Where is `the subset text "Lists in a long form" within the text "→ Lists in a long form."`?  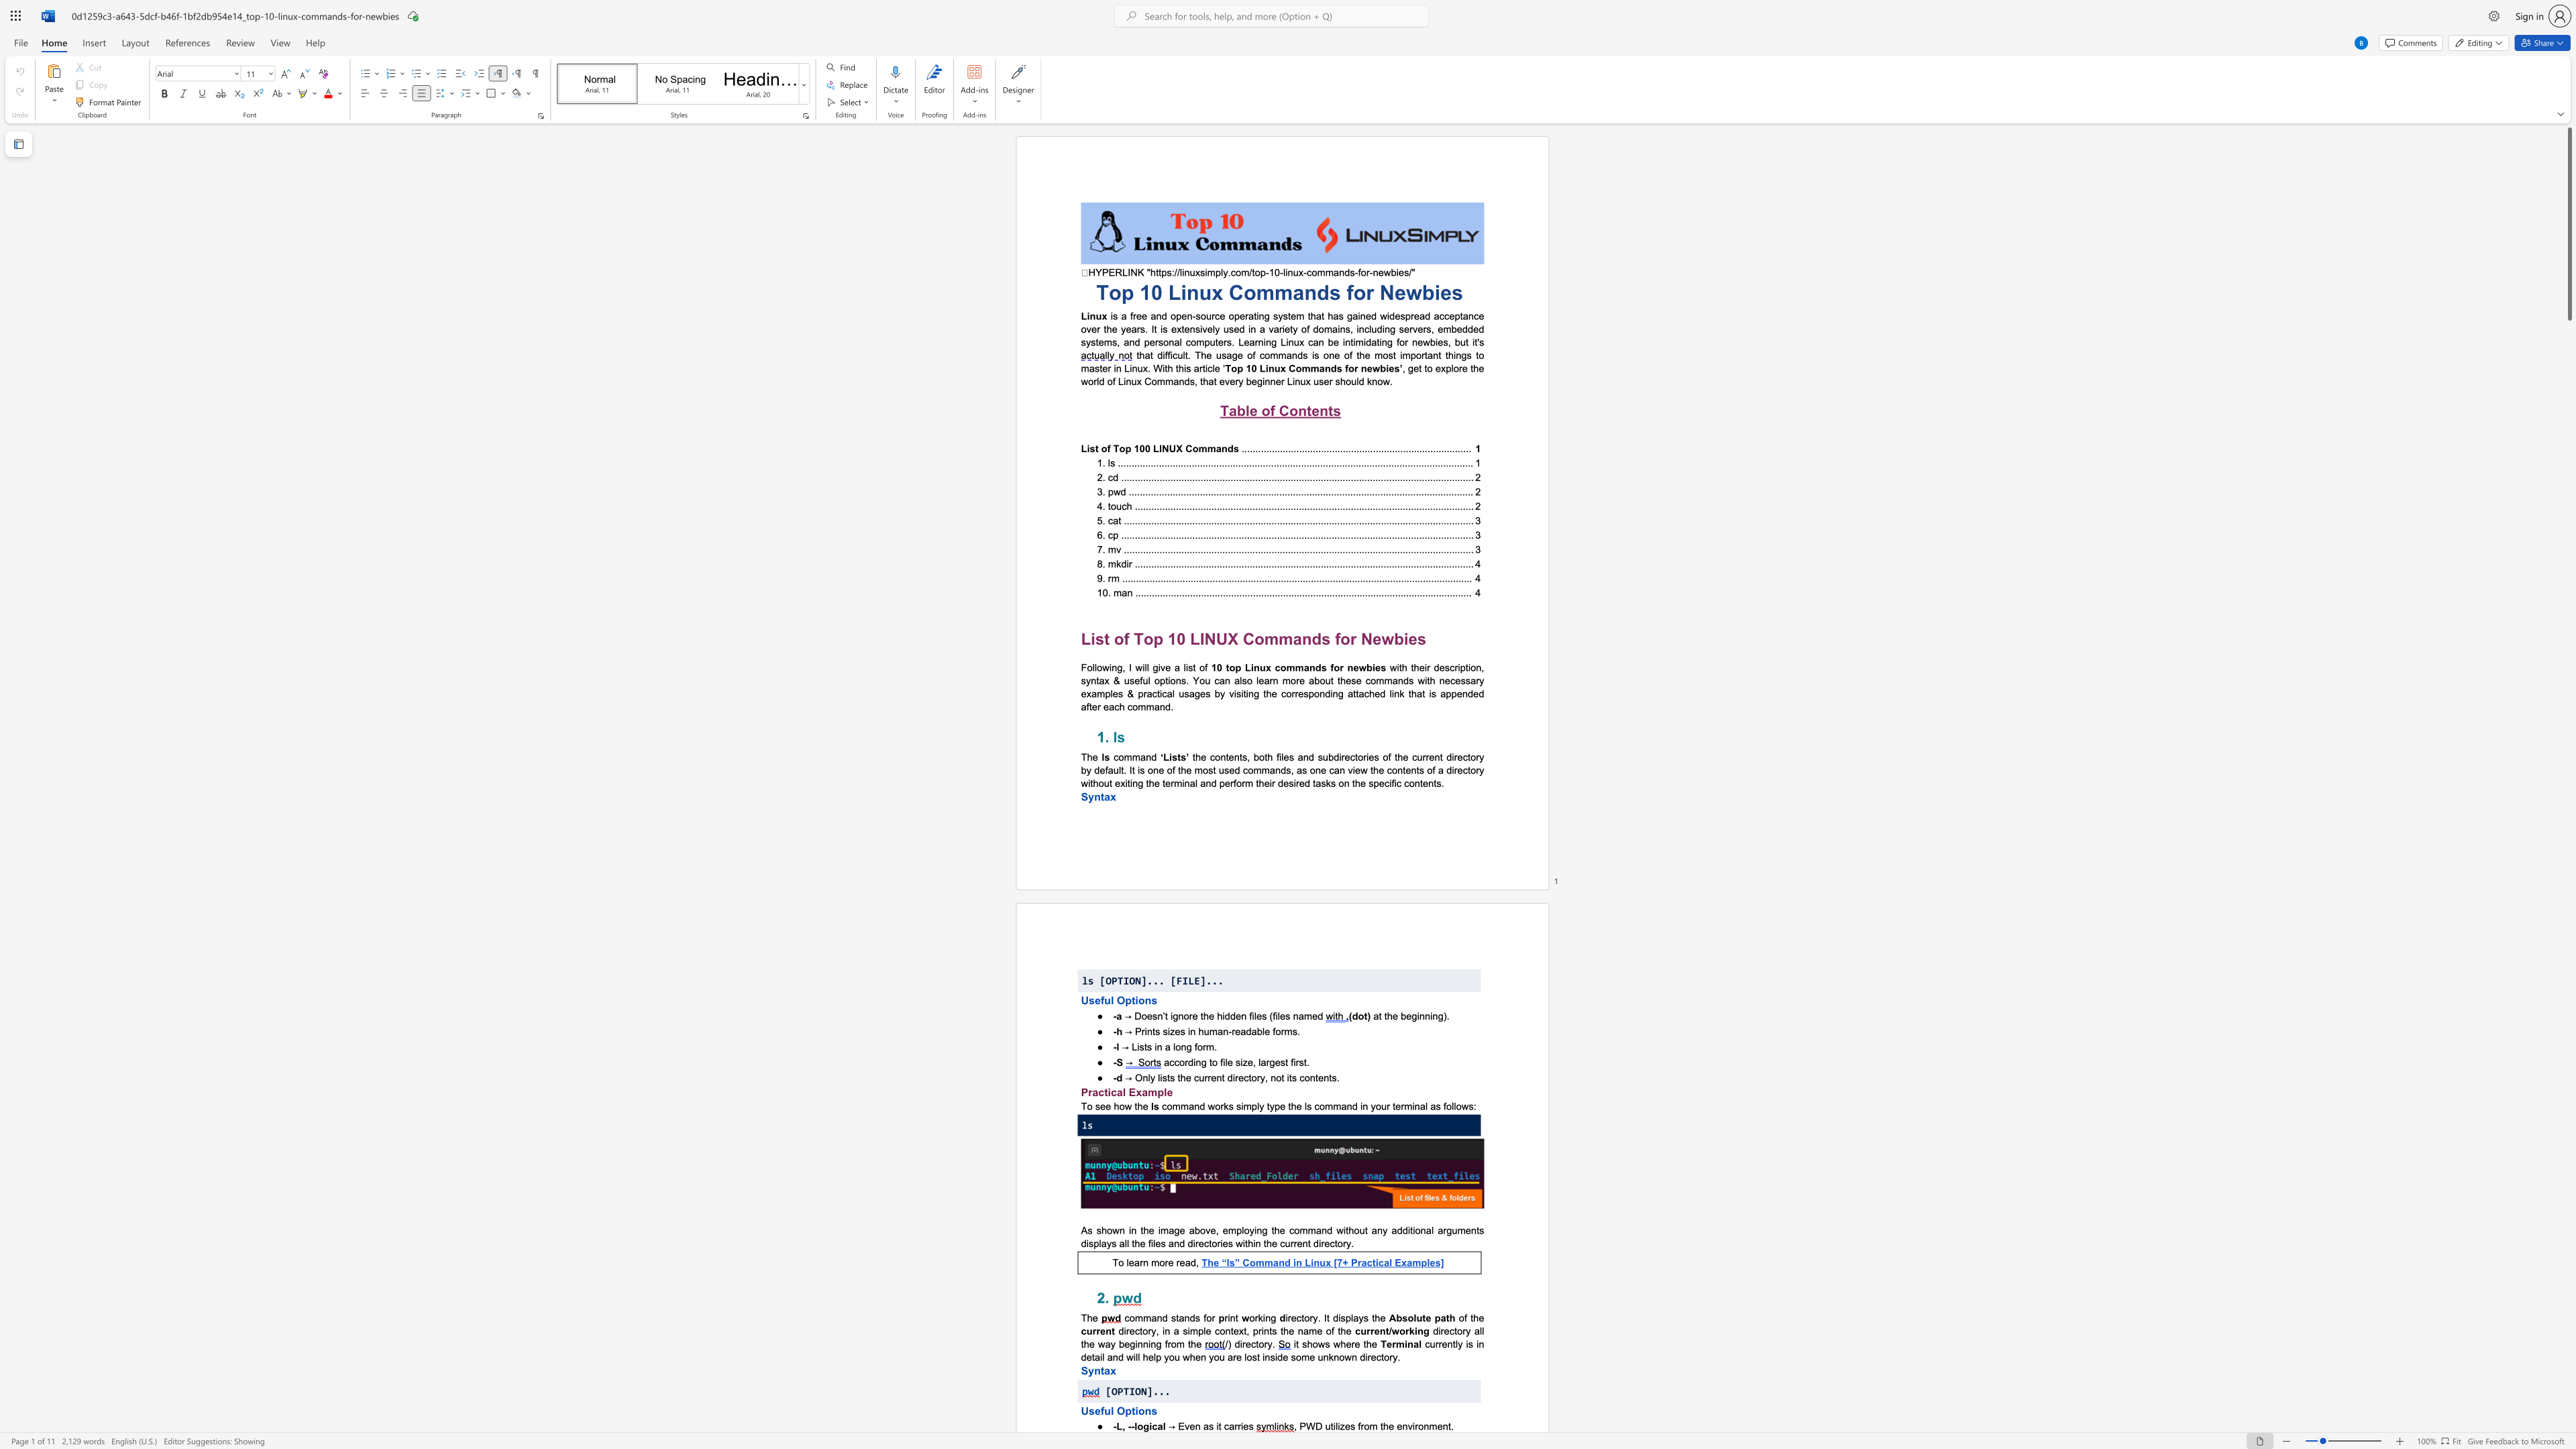
the subset text "Lists in a long form" within the text "→ Lists in a long form." is located at coordinates (1130, 1046).